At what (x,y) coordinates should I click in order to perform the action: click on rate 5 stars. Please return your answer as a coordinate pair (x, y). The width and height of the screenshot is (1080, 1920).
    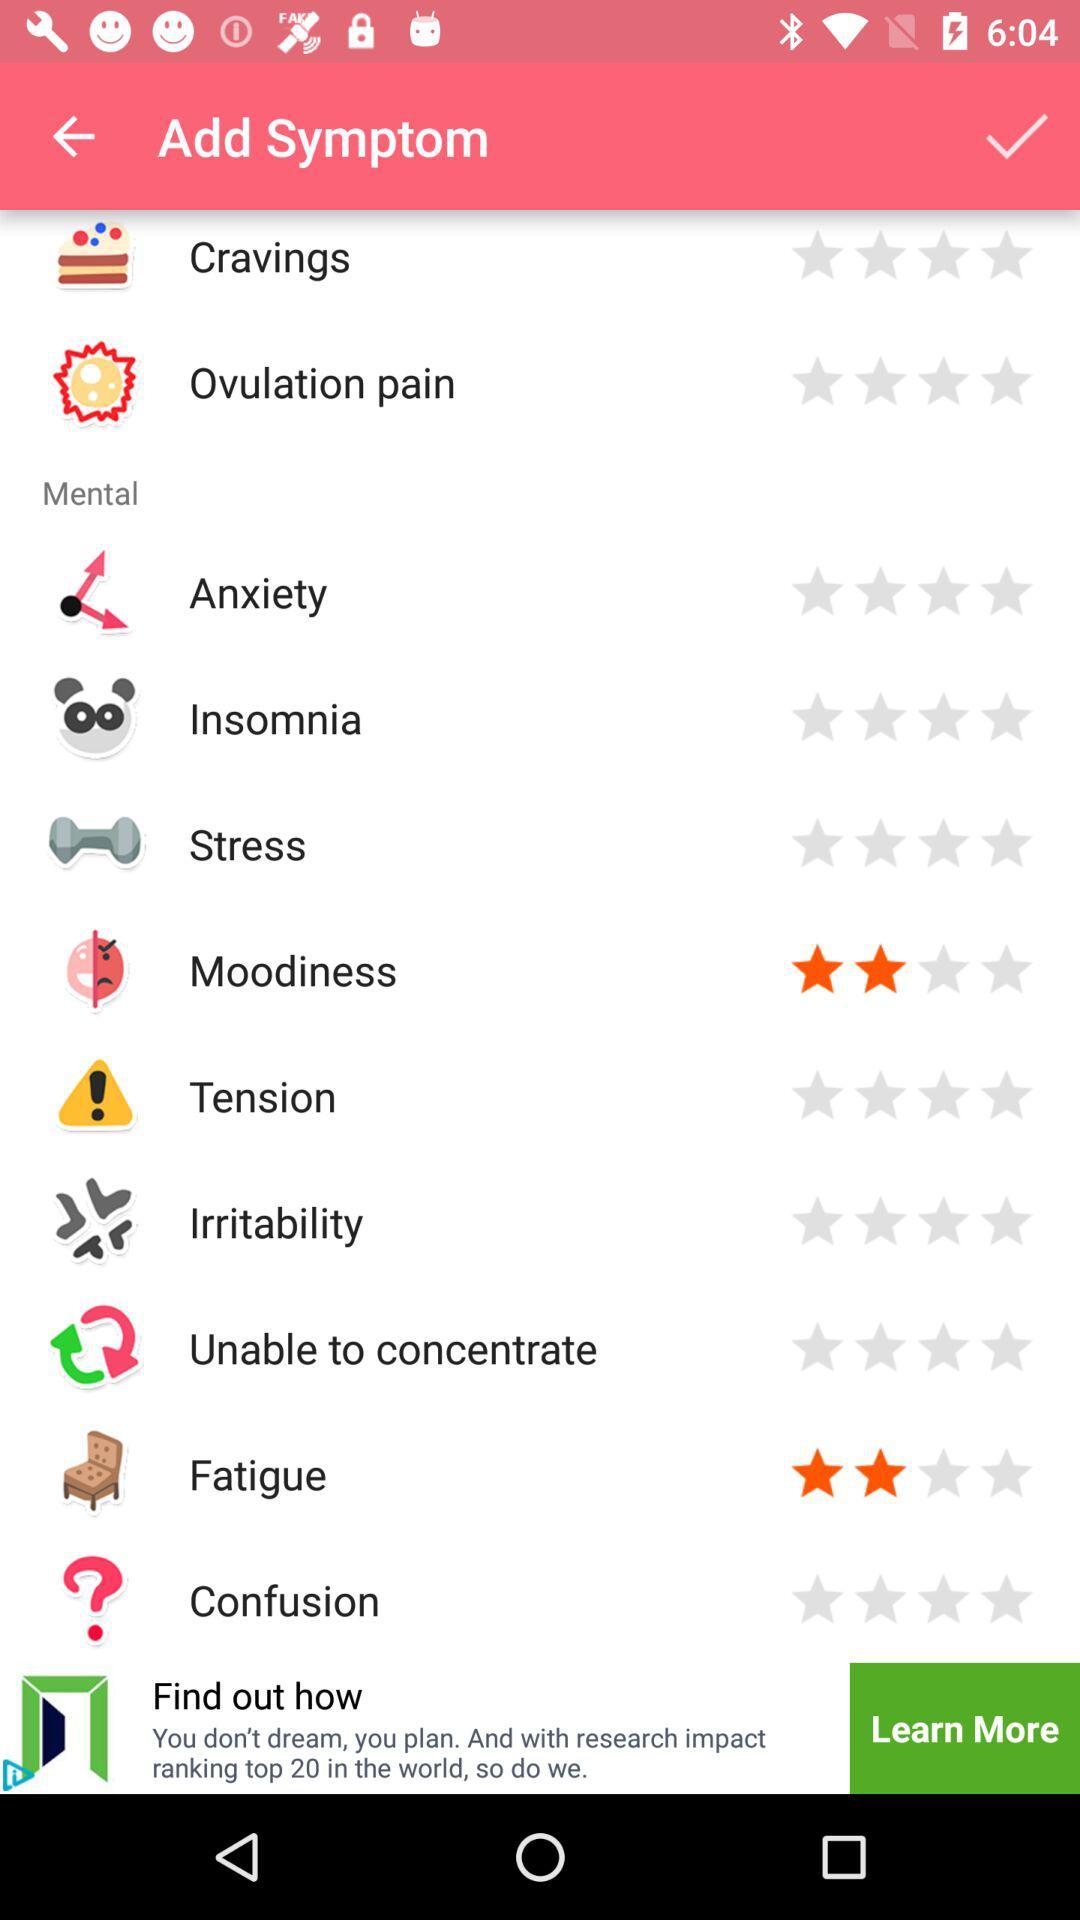
    Looking at the image, I should click on (1006, 381).